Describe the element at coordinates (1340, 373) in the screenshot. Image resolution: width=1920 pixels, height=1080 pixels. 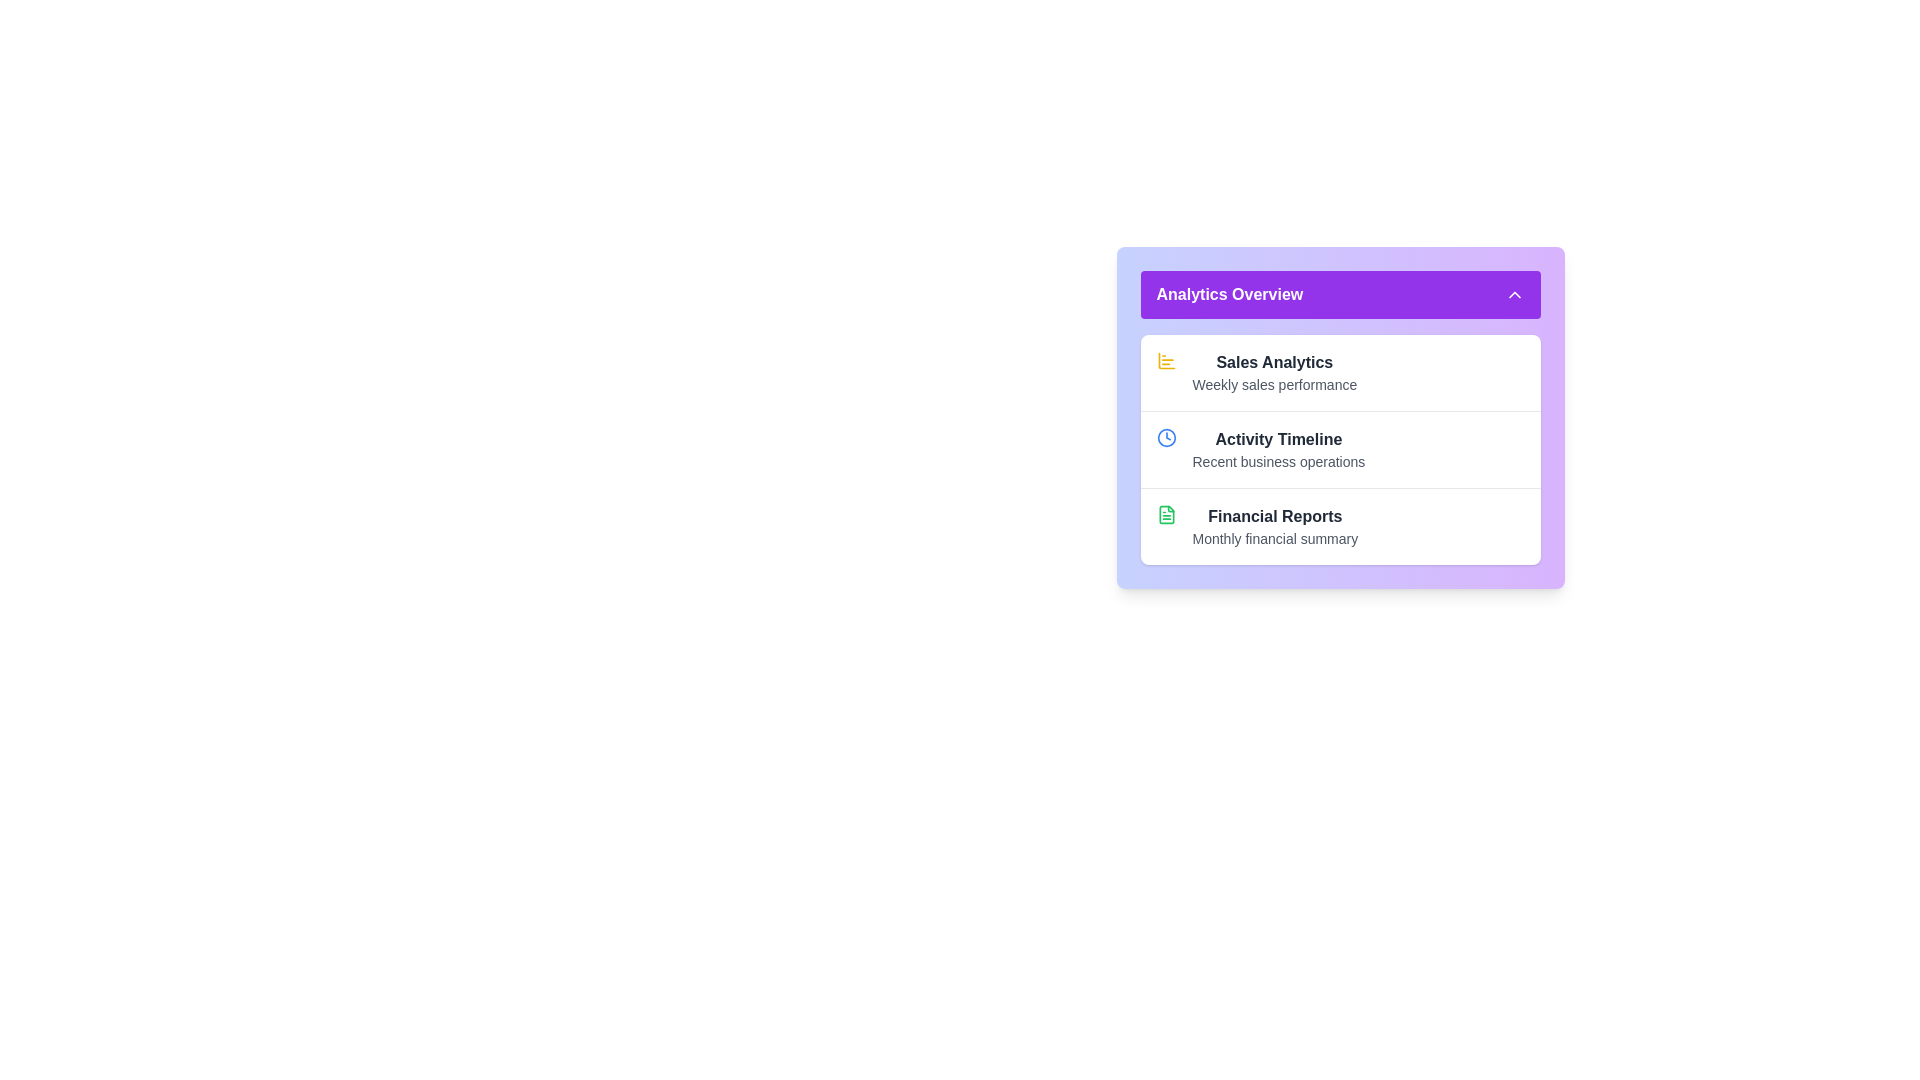
I see `the List item labeled 'Sales Analytics' that contains an icon resembling a bar chart and two lines of text` at that location.